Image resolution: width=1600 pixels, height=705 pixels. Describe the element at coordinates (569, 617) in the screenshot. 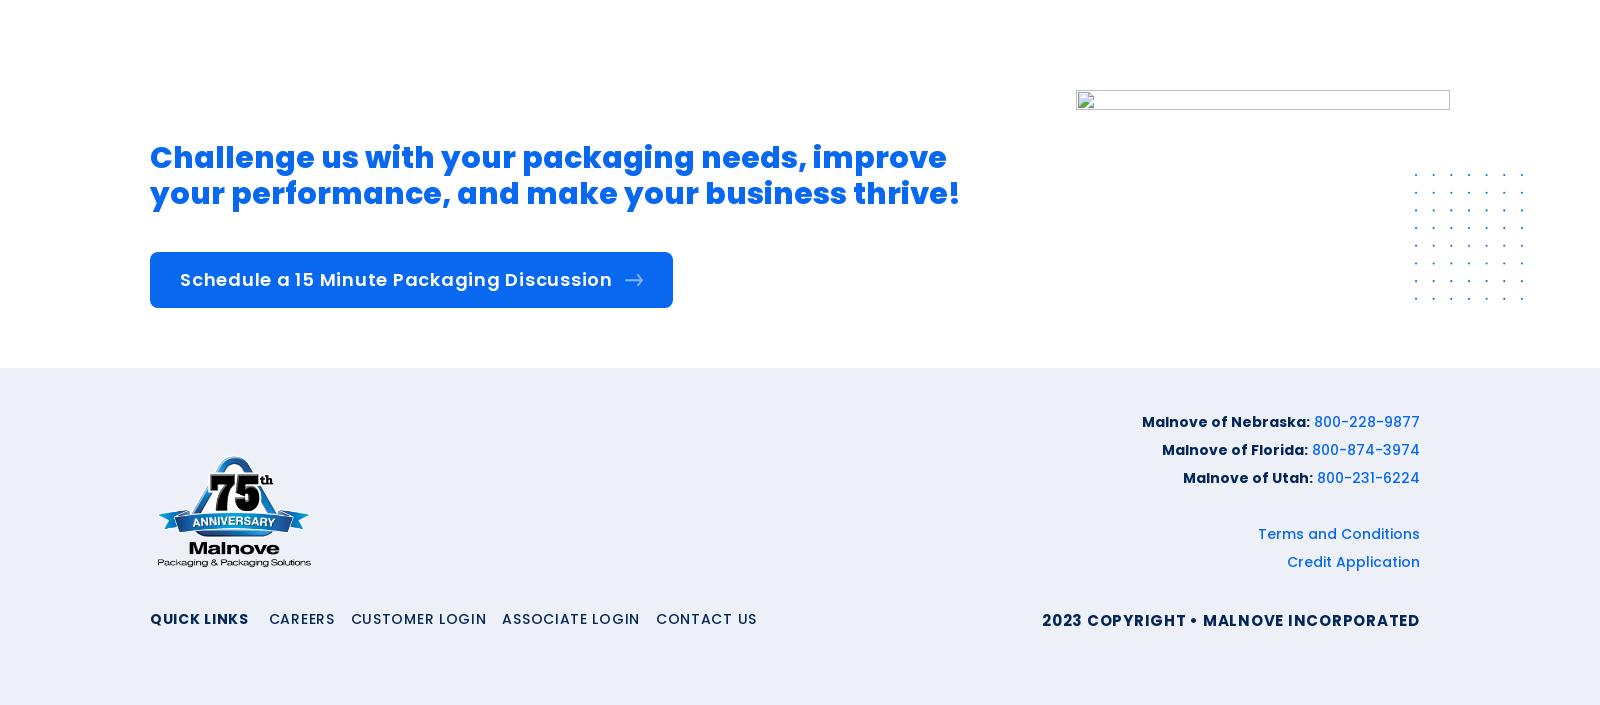

I see `'ASSOCIATE LOGIN'` at that location.